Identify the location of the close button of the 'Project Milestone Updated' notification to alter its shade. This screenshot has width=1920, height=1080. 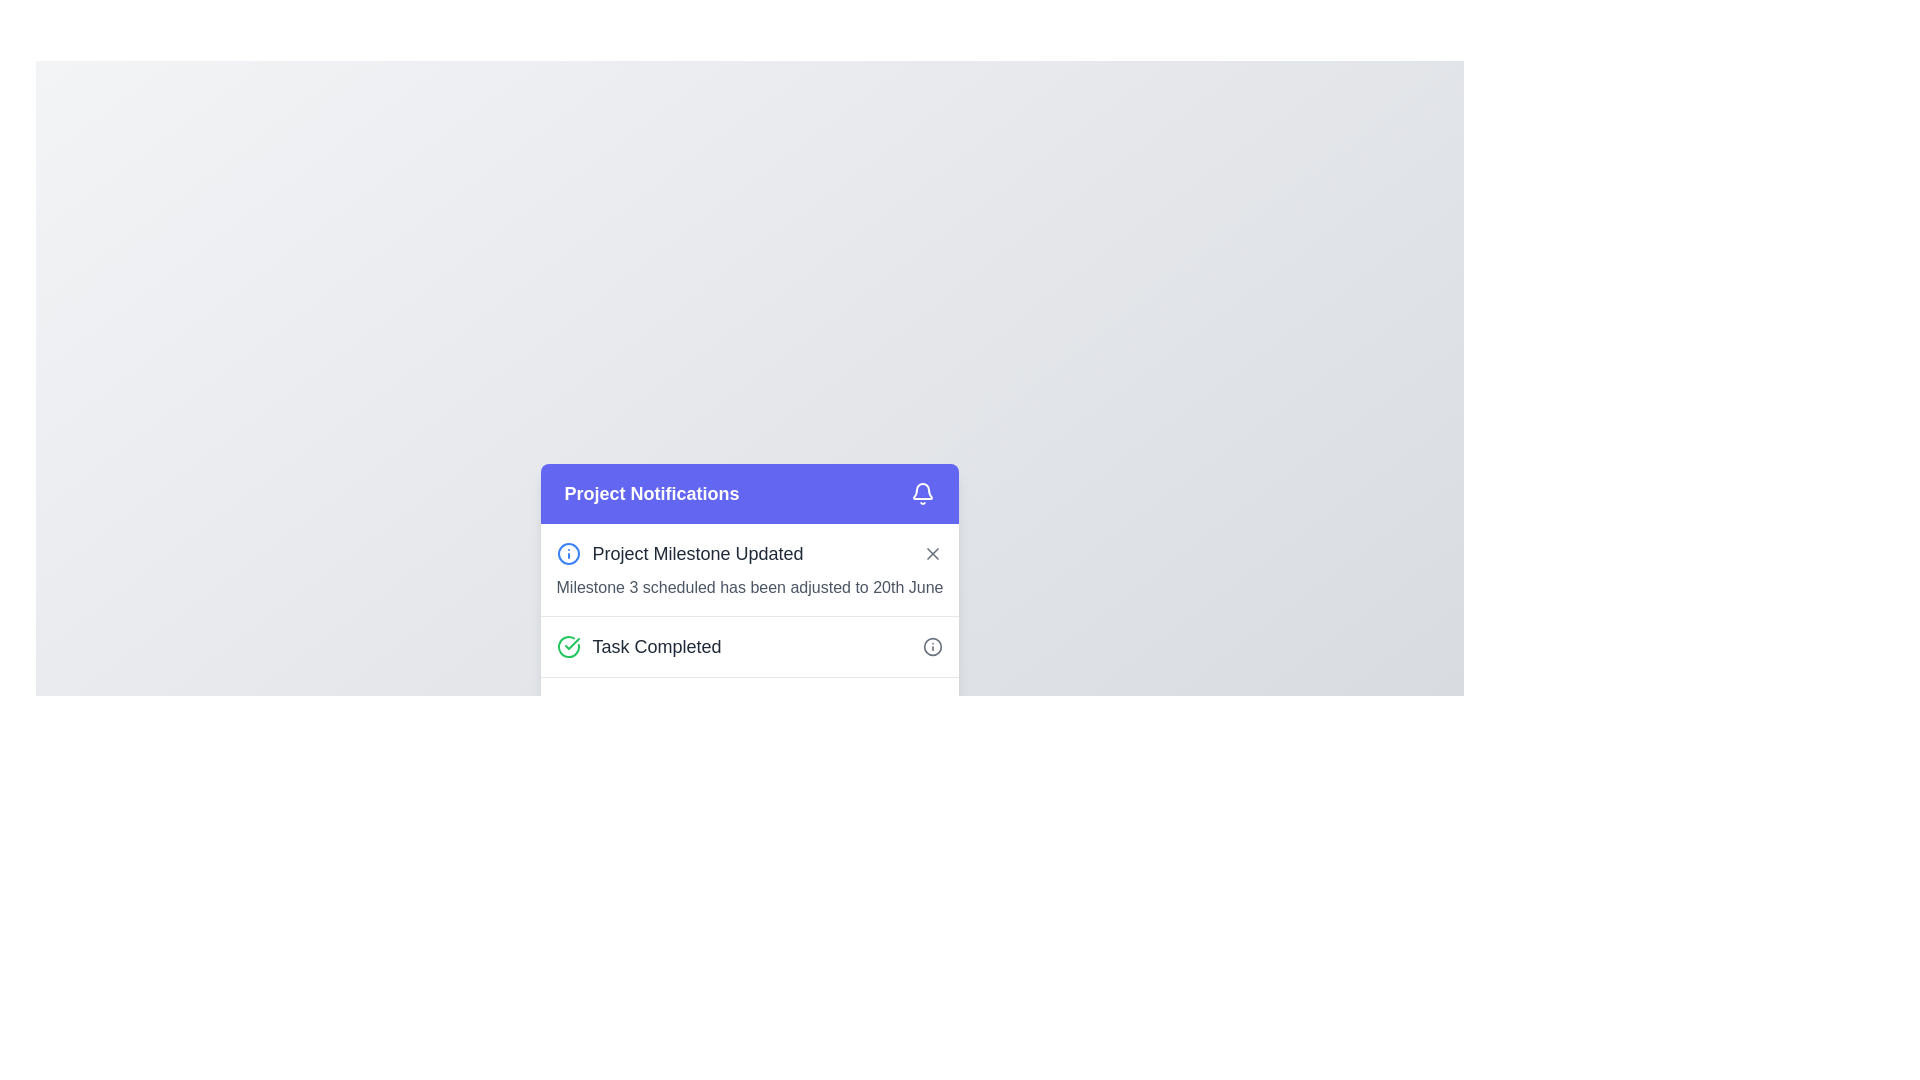
(932, 554).